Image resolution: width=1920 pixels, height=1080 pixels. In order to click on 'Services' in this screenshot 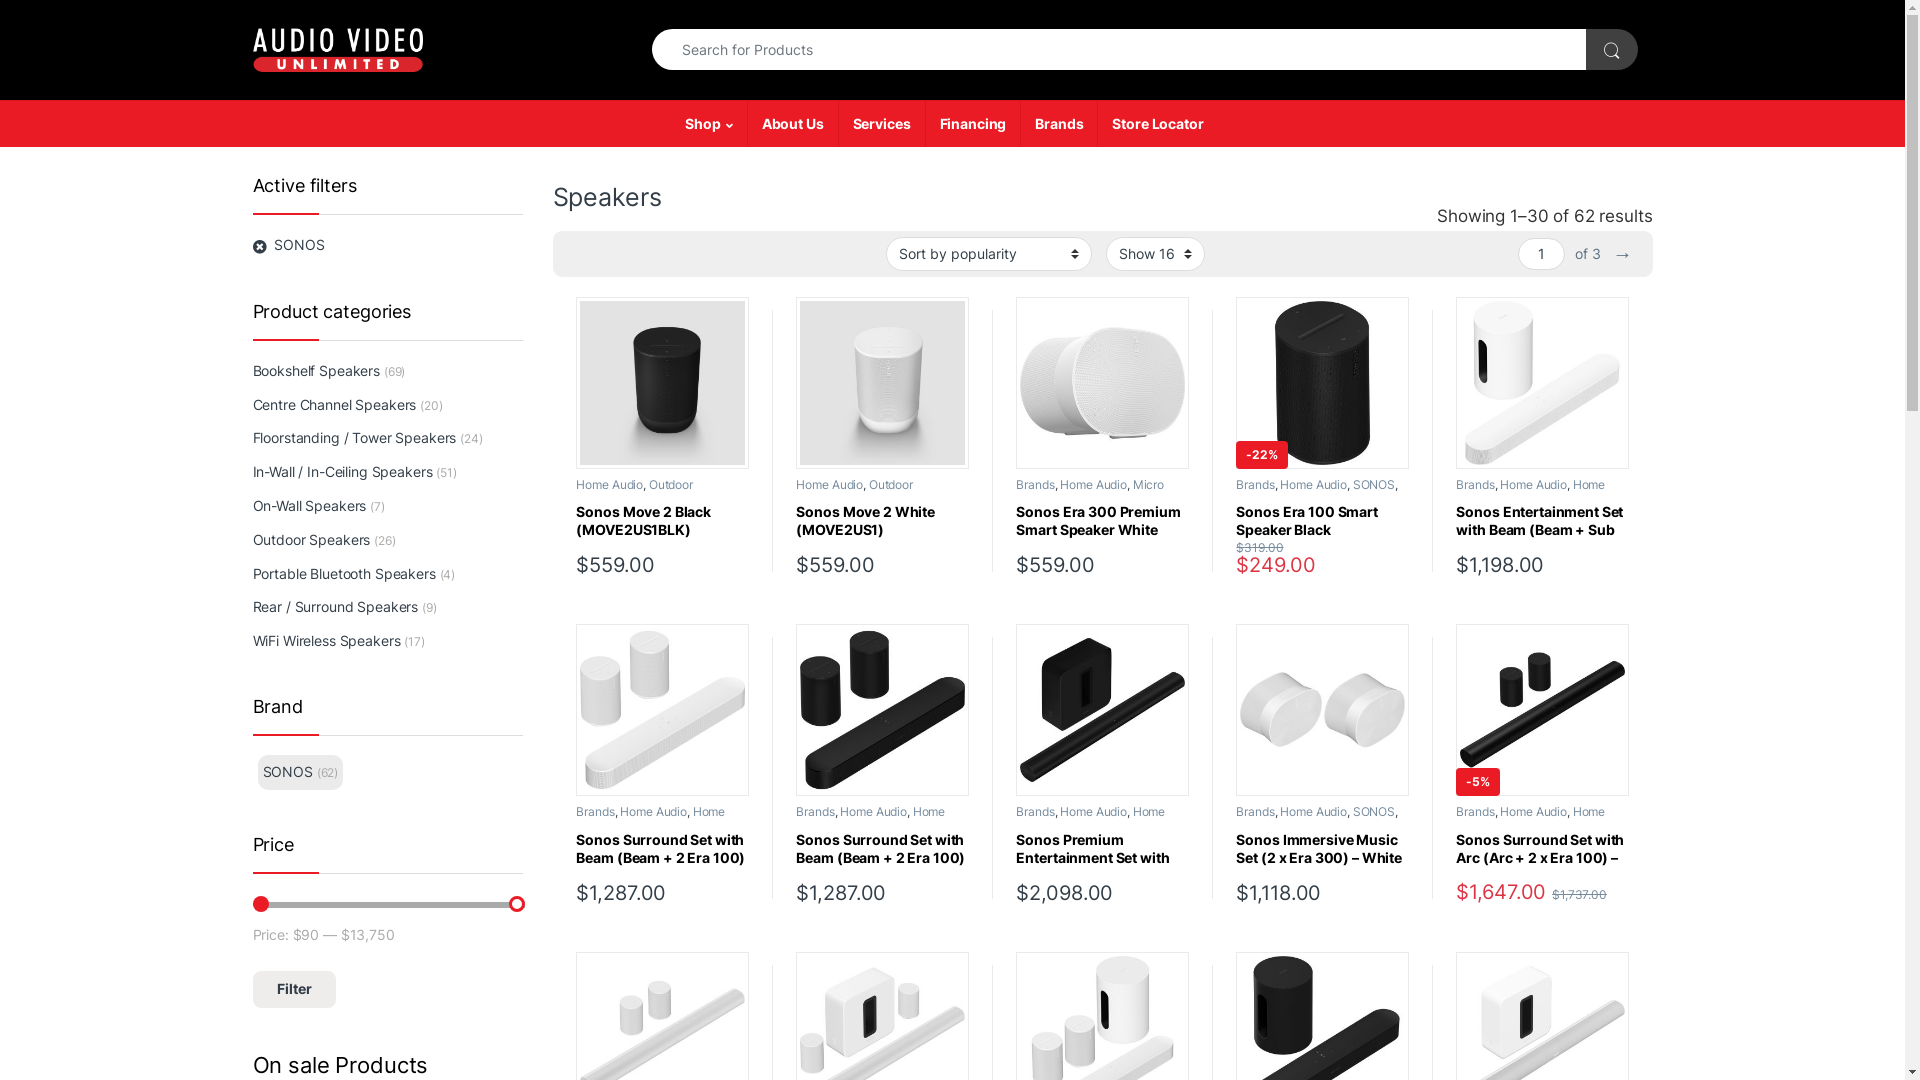, I will do `click(880, 123)`.